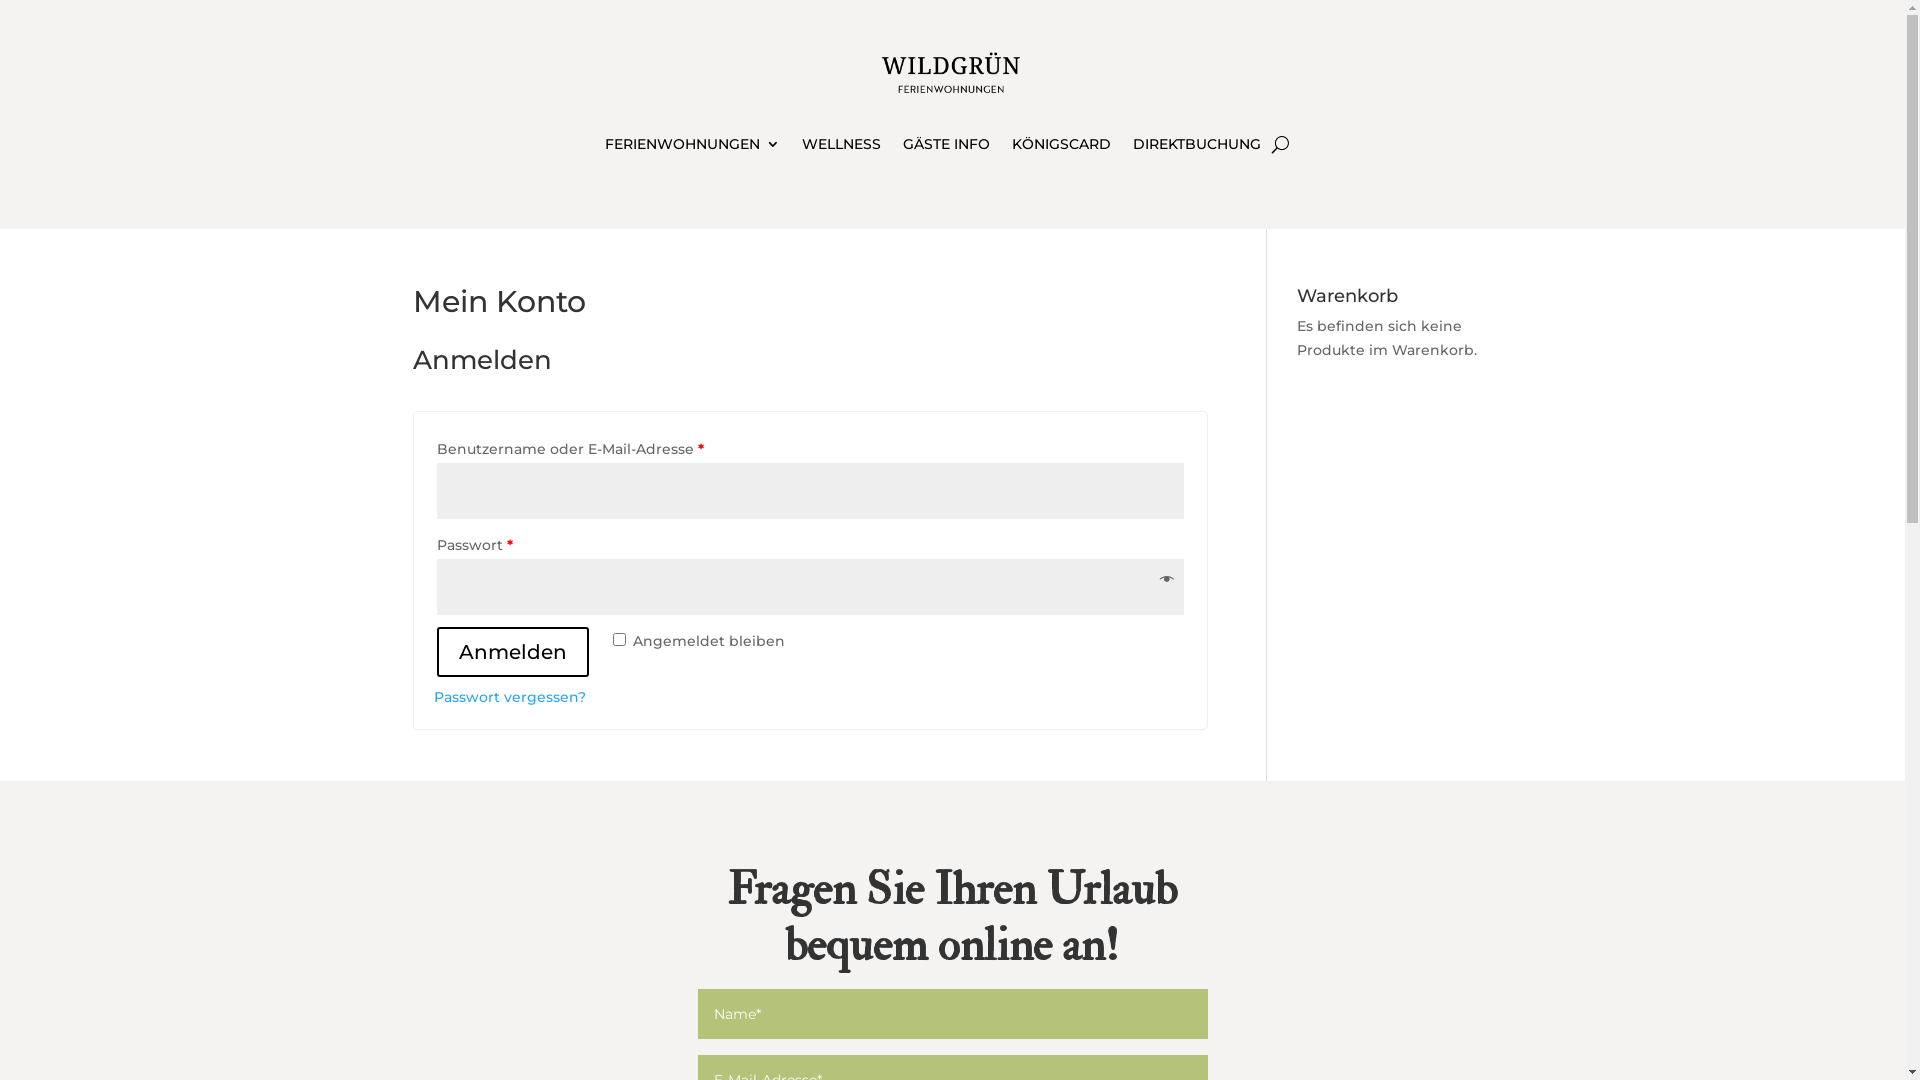 This screenshot has height=1080, width=1920. I want to click on 'DIREKTBUCHUNG', so click(1196, 146).